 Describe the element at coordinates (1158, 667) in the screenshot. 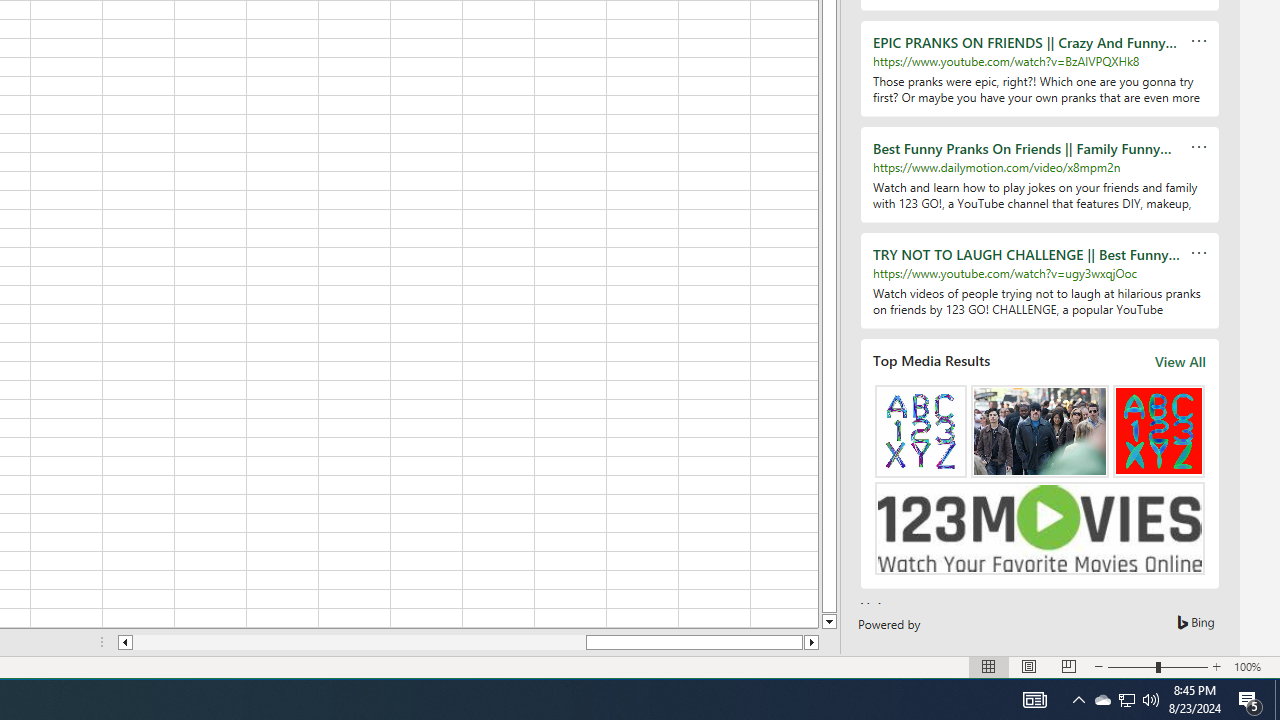

I see `'Zoom'` at that location.